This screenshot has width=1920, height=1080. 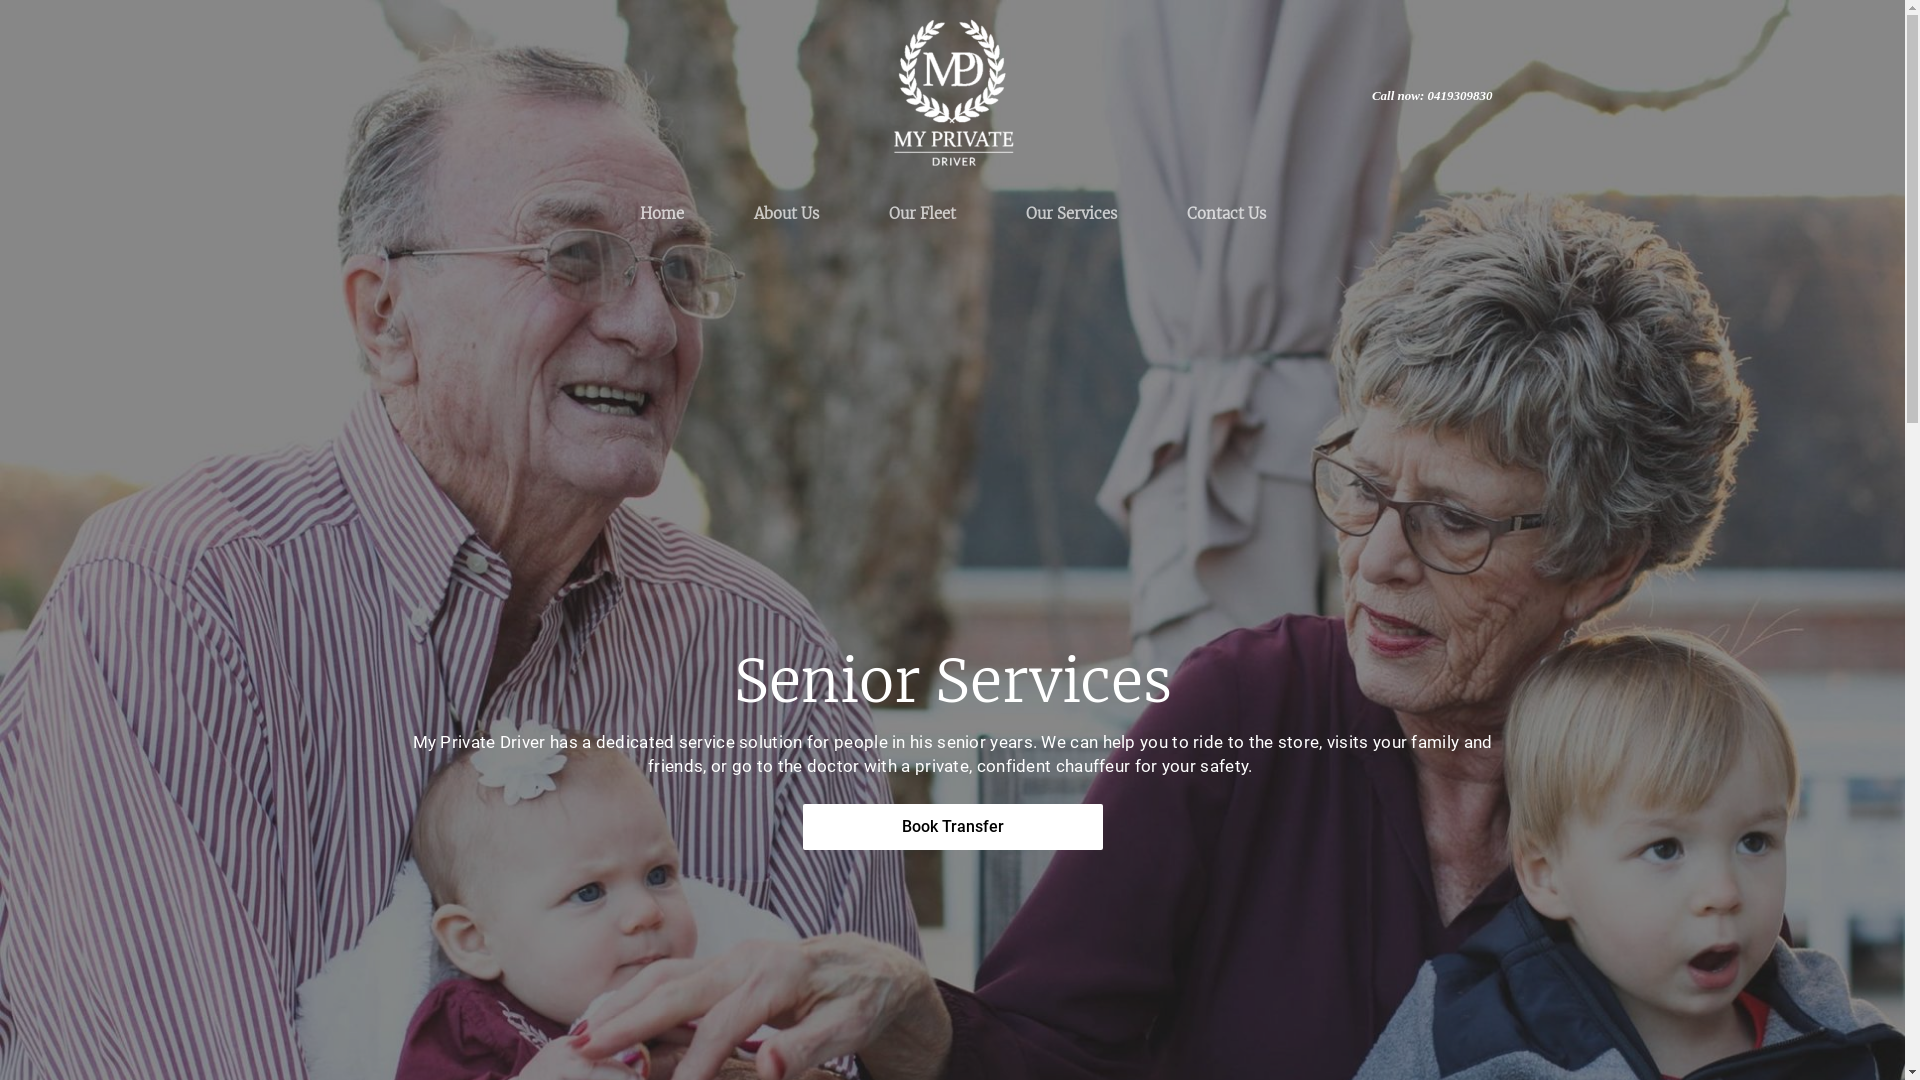 I want to click on 'Book Transfer', so click(x=950, y=826).